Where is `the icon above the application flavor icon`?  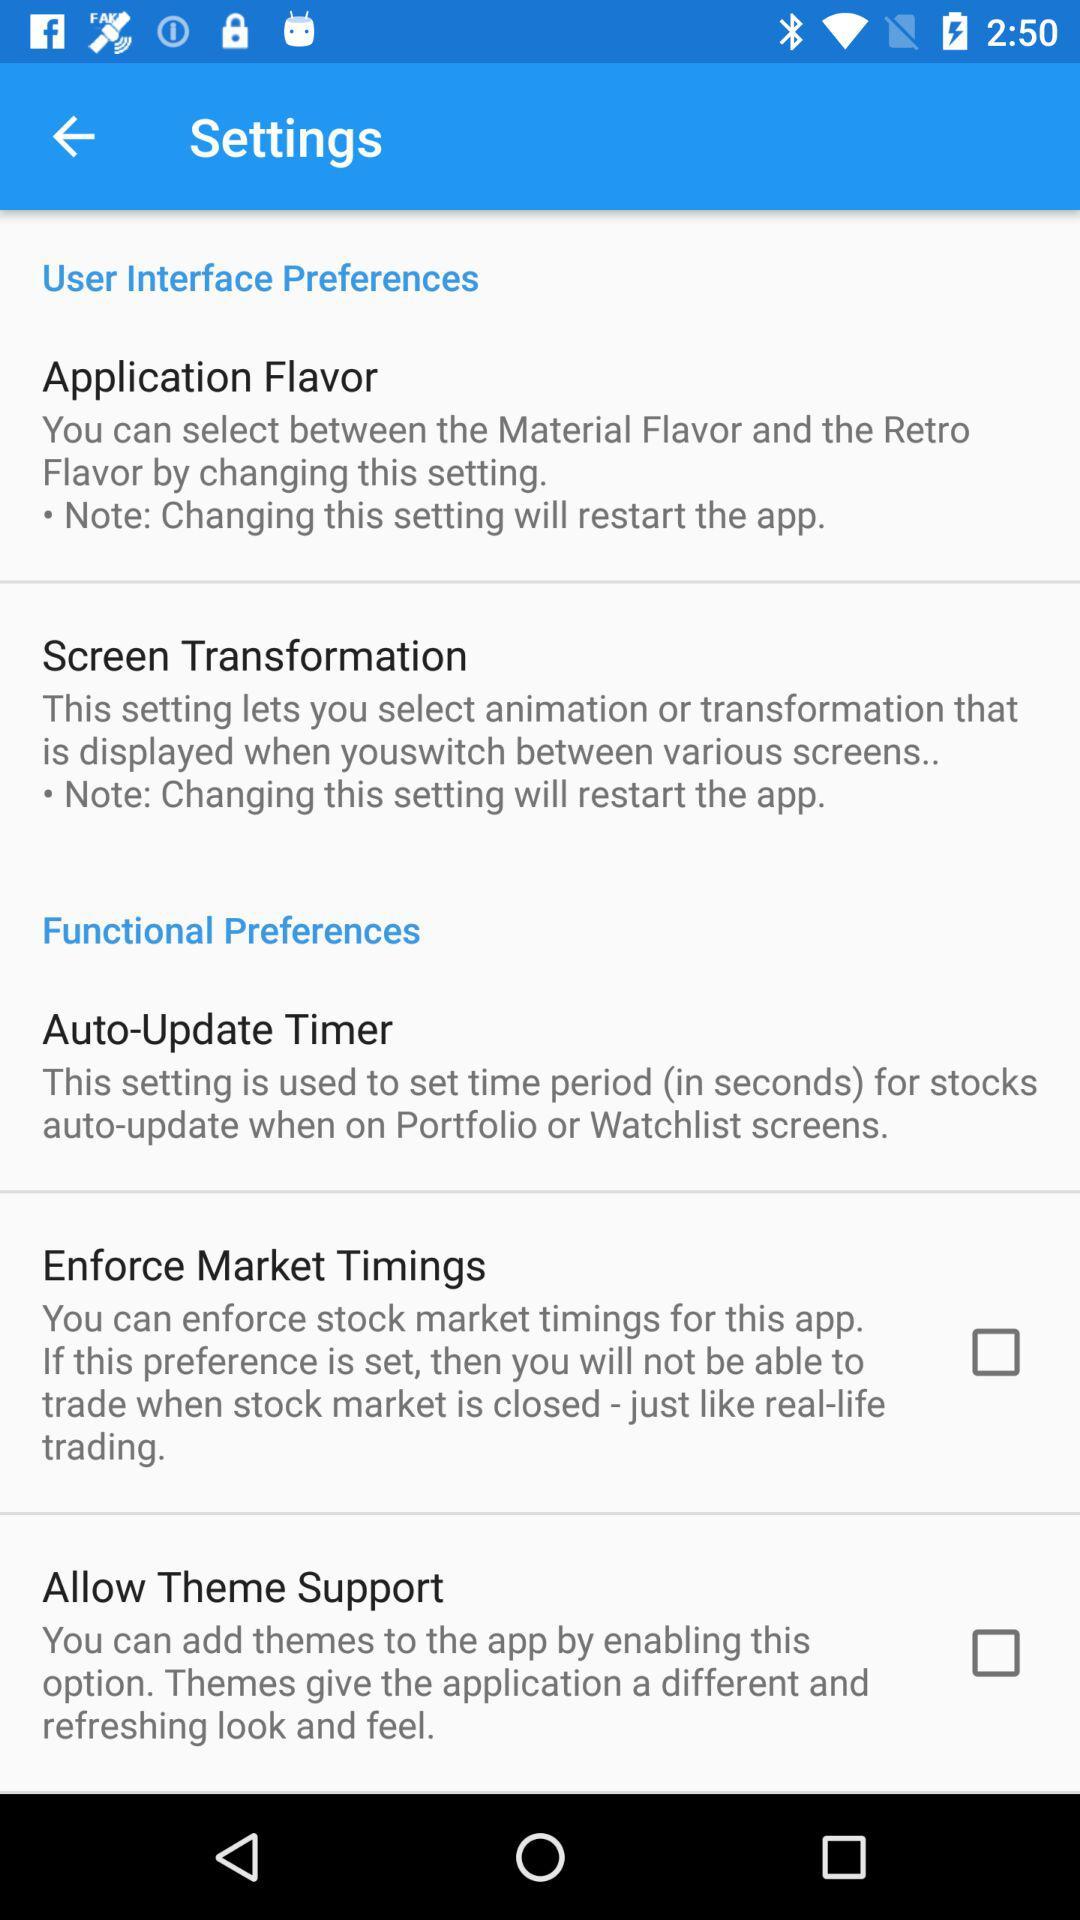
the icon above the application flavor icon is located at coordinates (540, 254).